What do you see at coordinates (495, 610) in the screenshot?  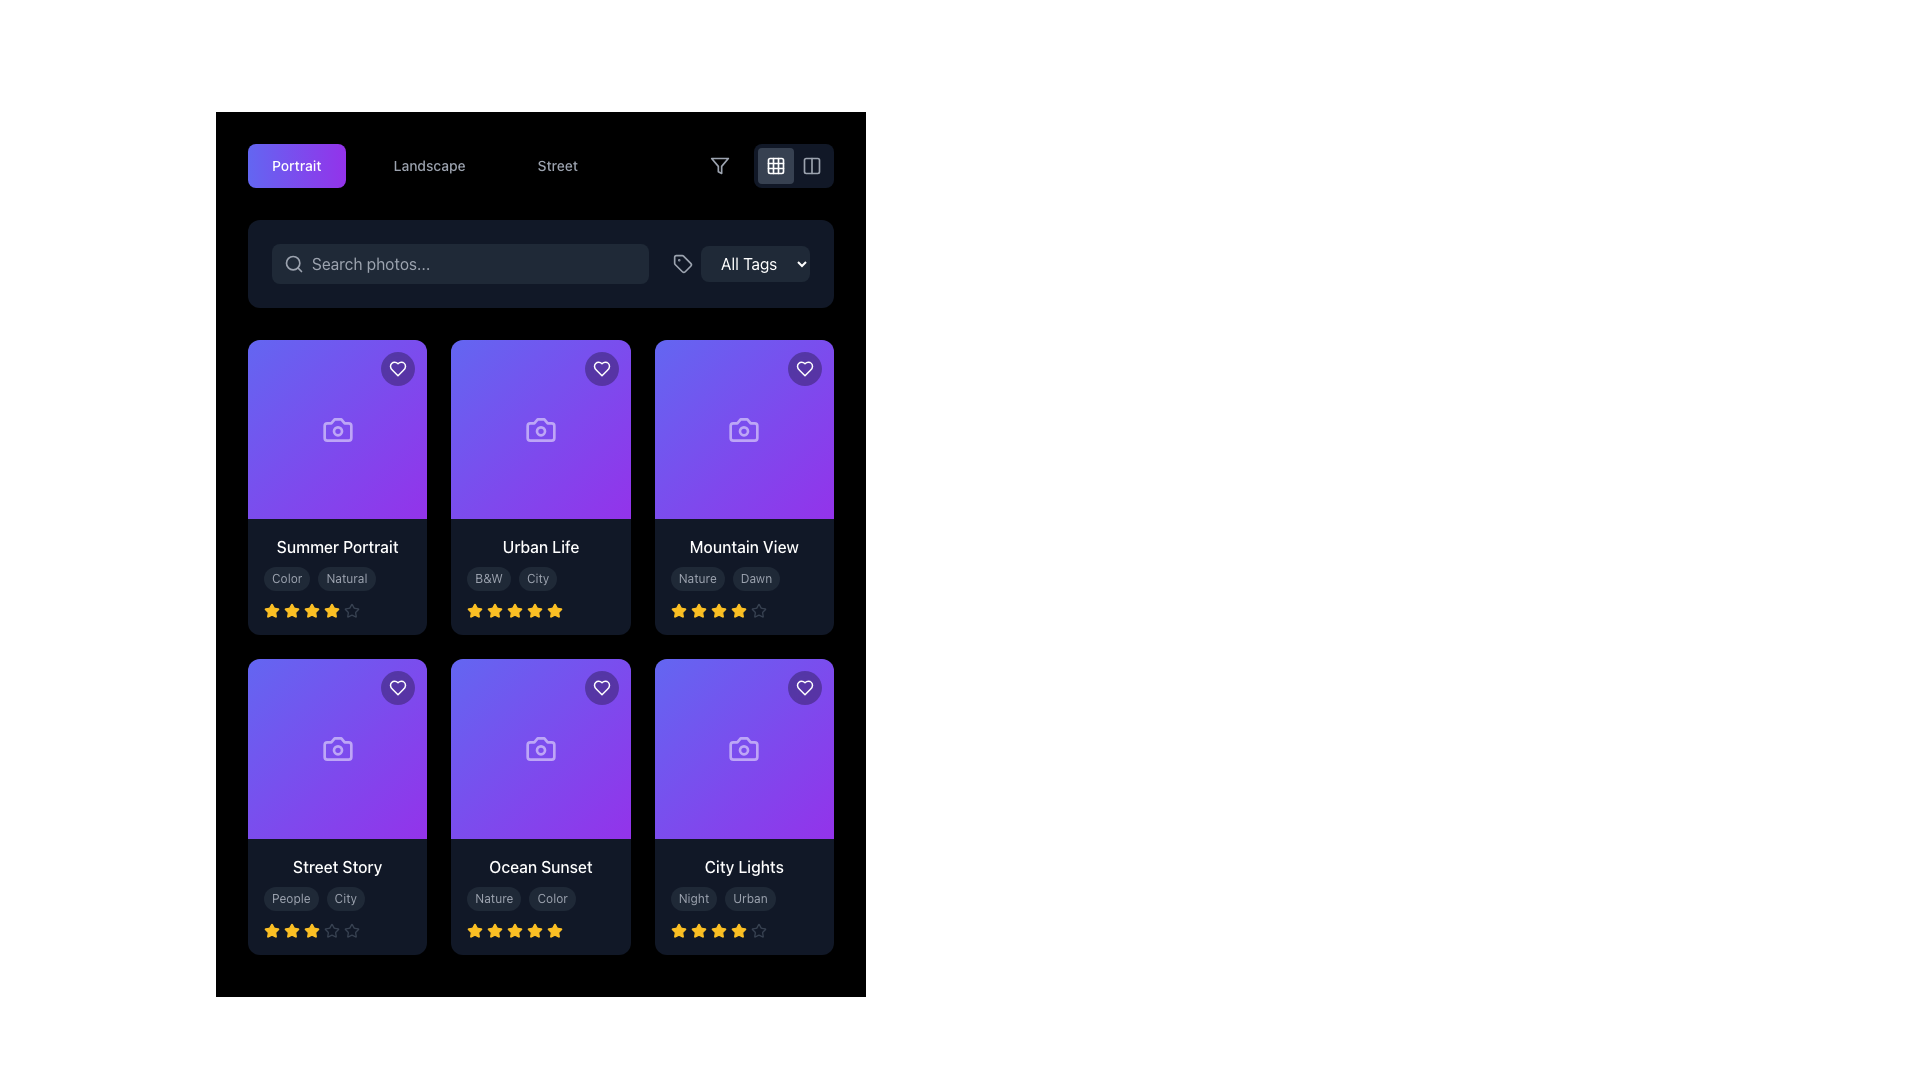 I see `the fourth star in the rating system for the 'Urban Life' card` at bounding box center [495, 610].